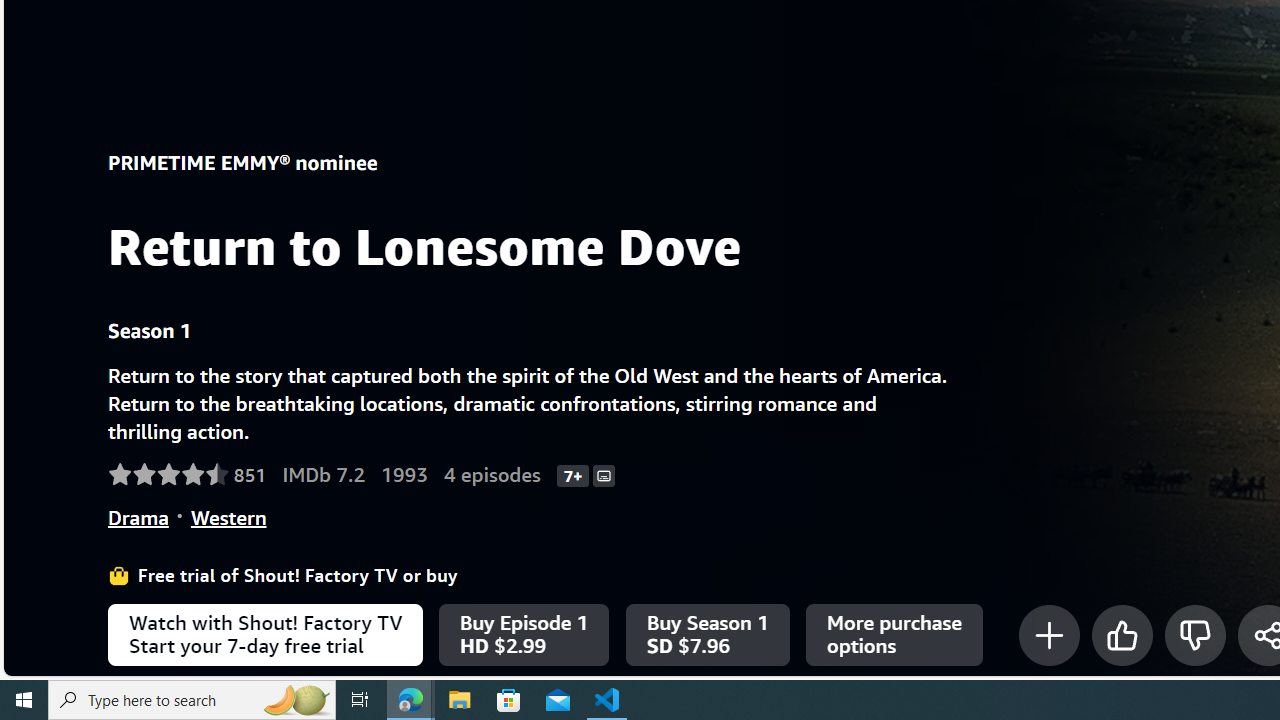 This screenshot has width=1280, height=720. What do you see at coordinates (228, 516) in the screenshot?
I see `'Western'` at bounding box center [228, 516].